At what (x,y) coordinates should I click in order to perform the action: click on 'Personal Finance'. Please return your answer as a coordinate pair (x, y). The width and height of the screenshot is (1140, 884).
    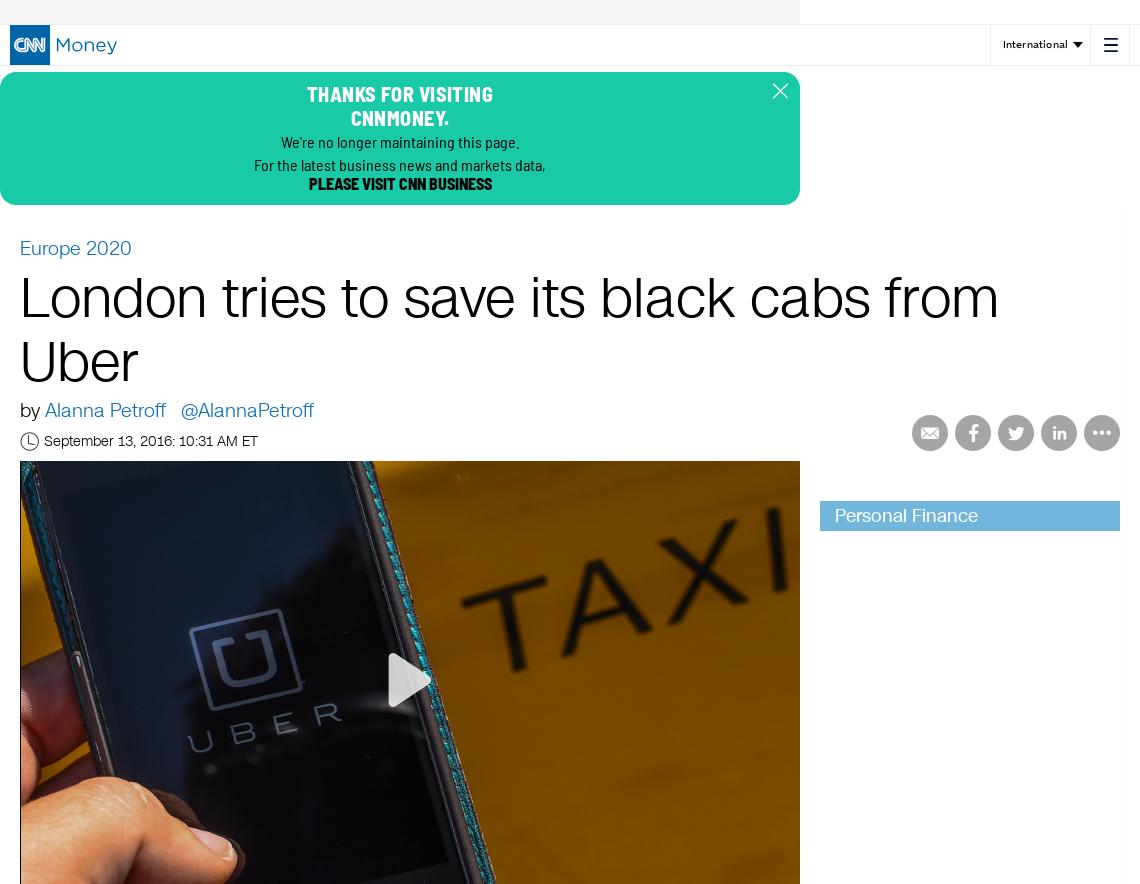
    Looking at the image, I should click on (906, 514).